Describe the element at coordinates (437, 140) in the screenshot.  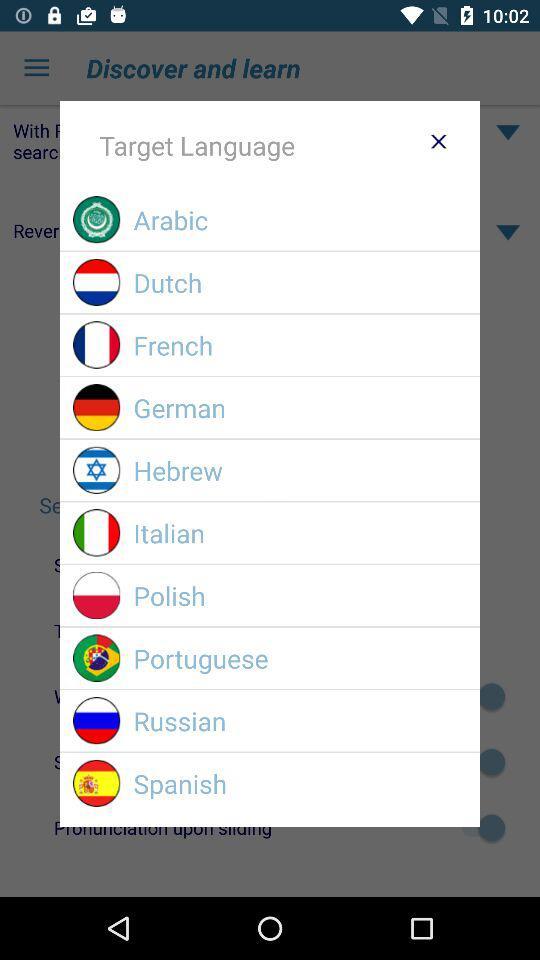
I see `the item above the arabic icon` at that location.